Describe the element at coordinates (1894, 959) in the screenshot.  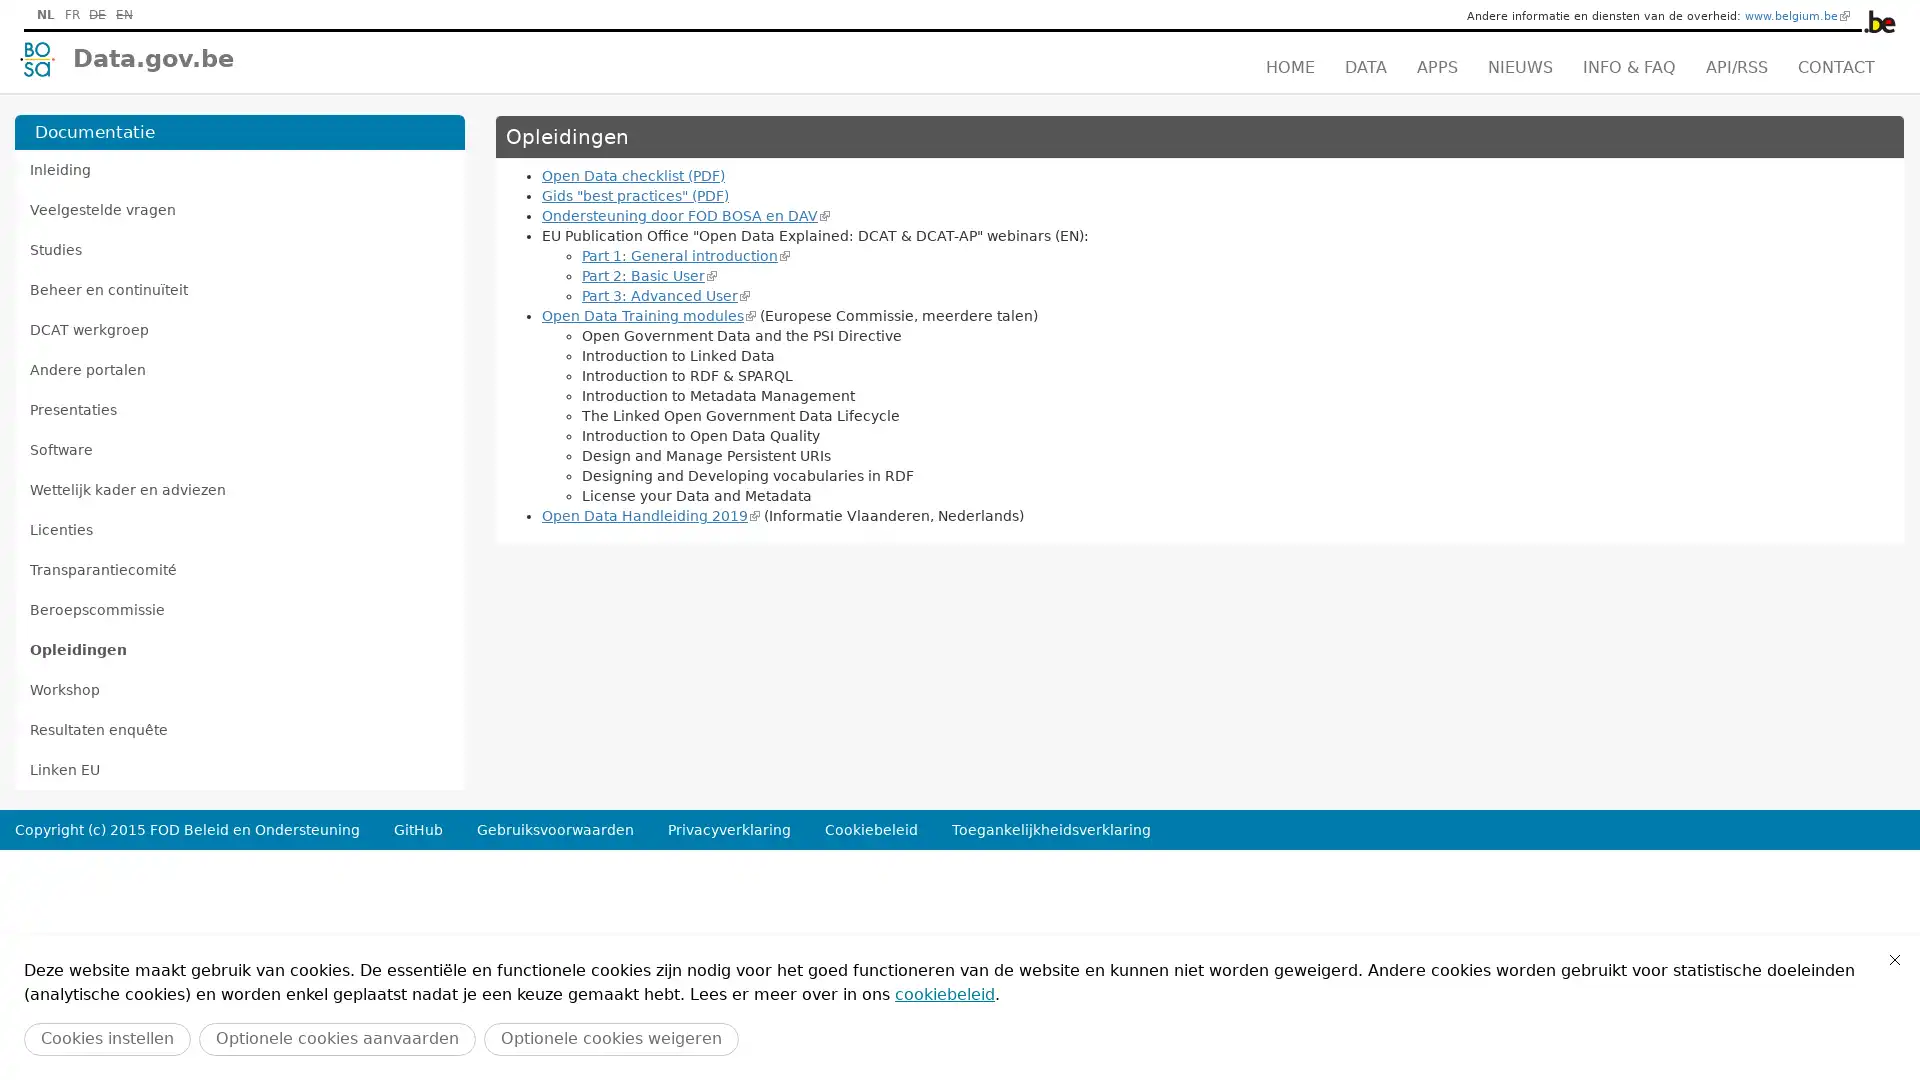
I see `Sluiten` at that location.